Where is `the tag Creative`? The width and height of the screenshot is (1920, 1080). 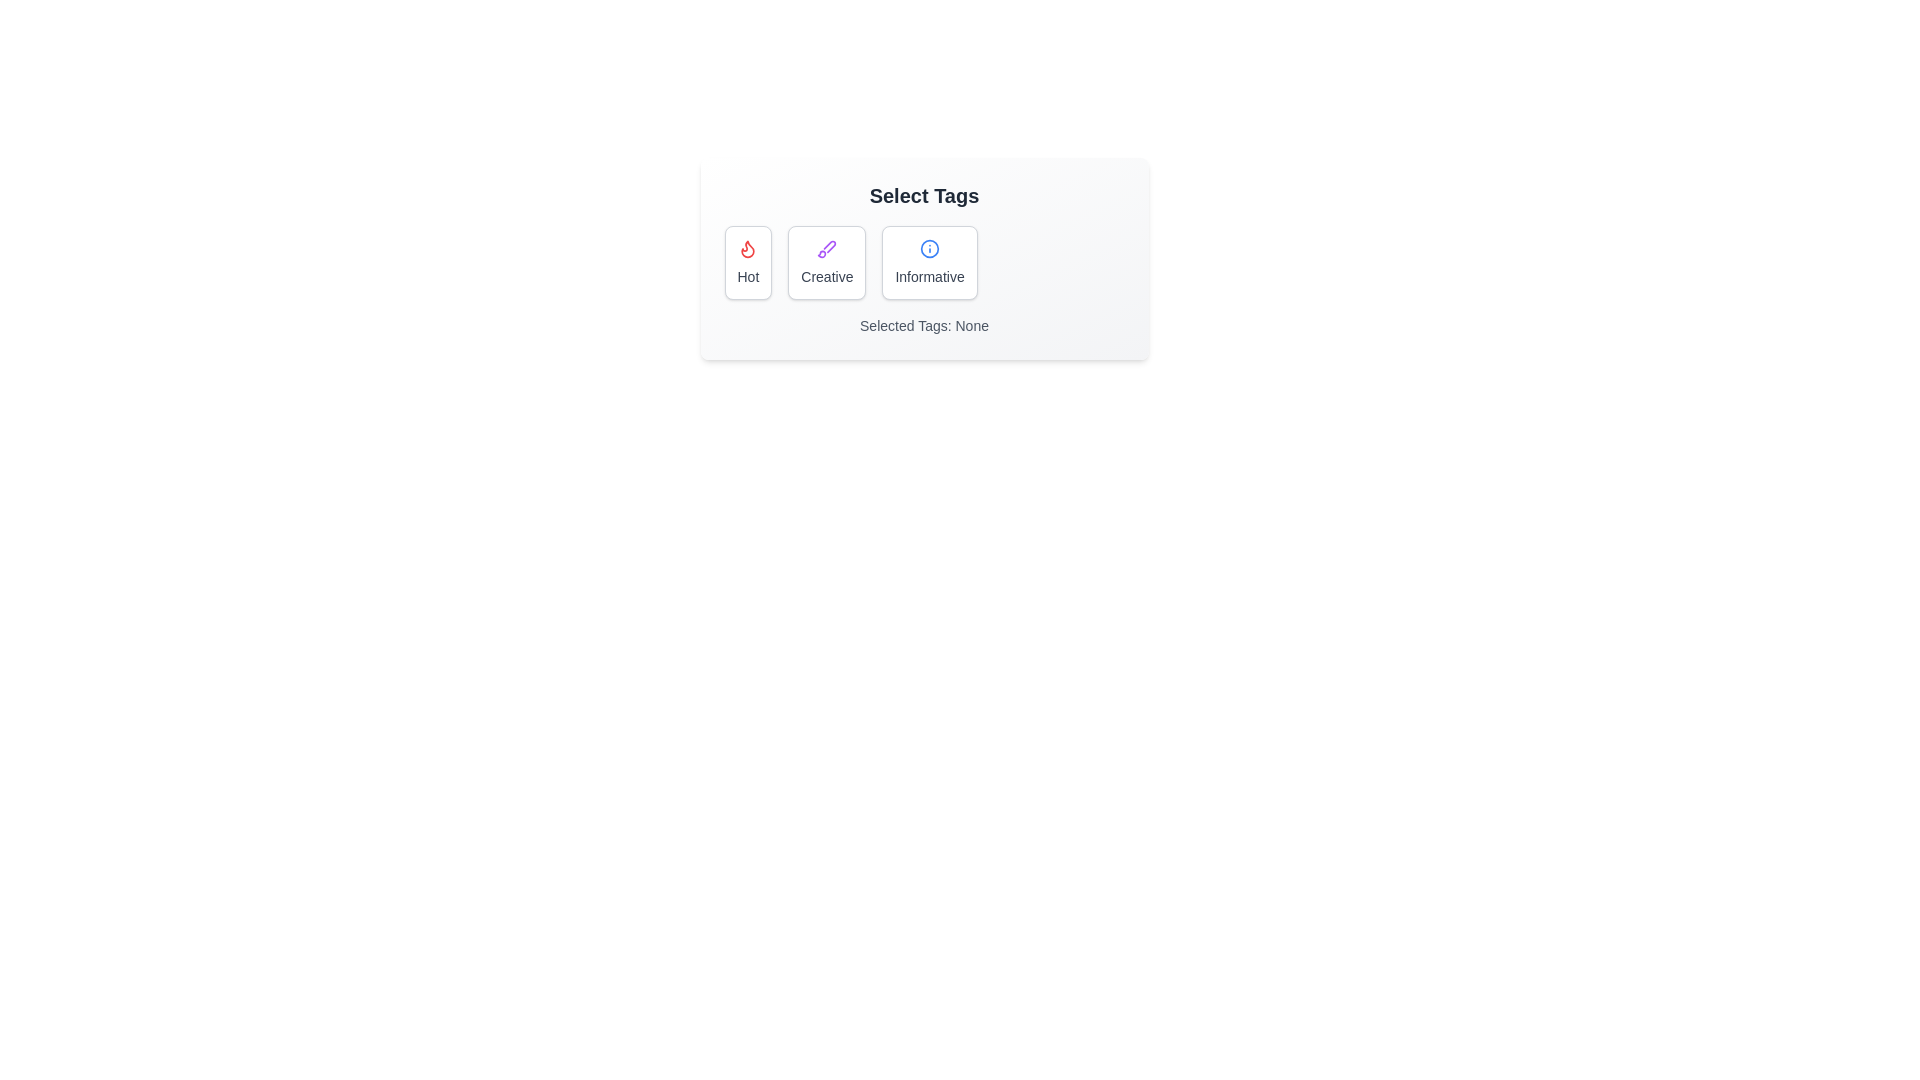
the tag Creative is located at coordinates (827, 261).